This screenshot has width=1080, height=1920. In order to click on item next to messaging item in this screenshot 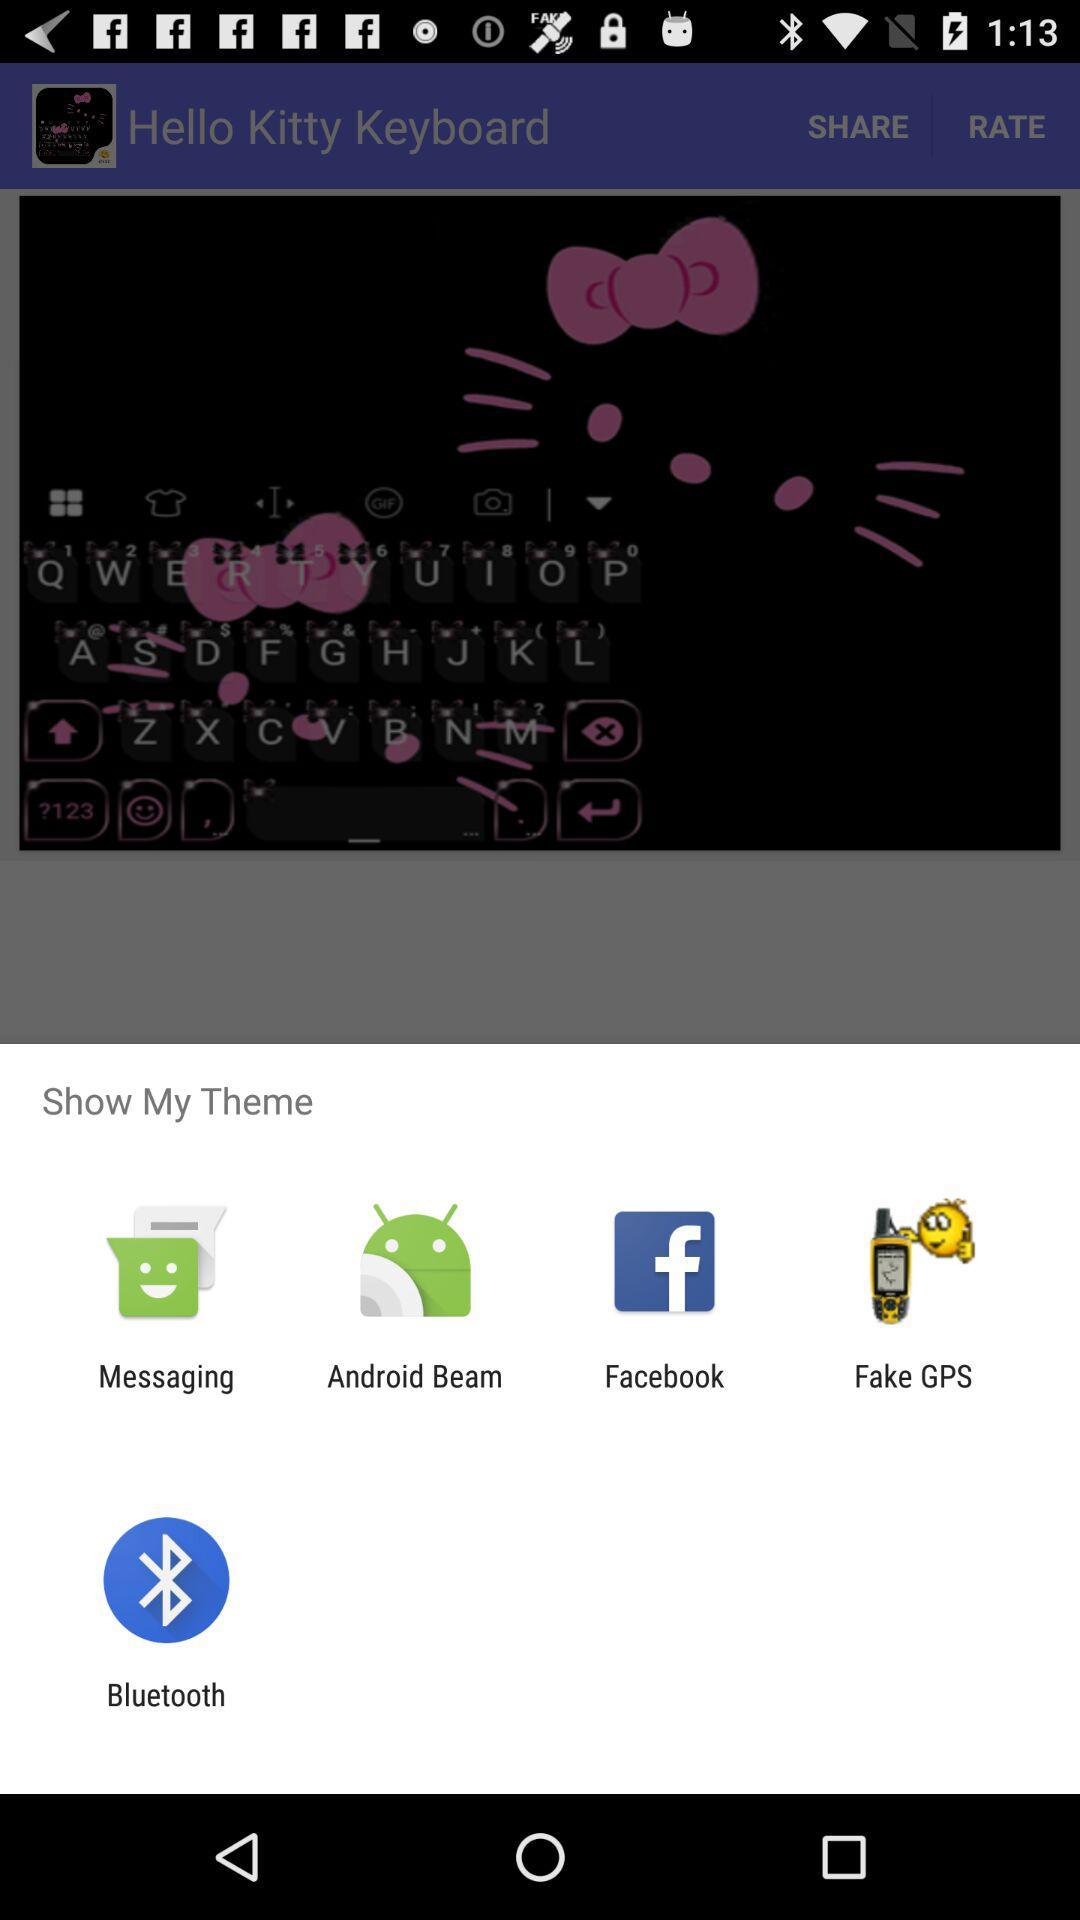, I will do `click(414, 1392)`.